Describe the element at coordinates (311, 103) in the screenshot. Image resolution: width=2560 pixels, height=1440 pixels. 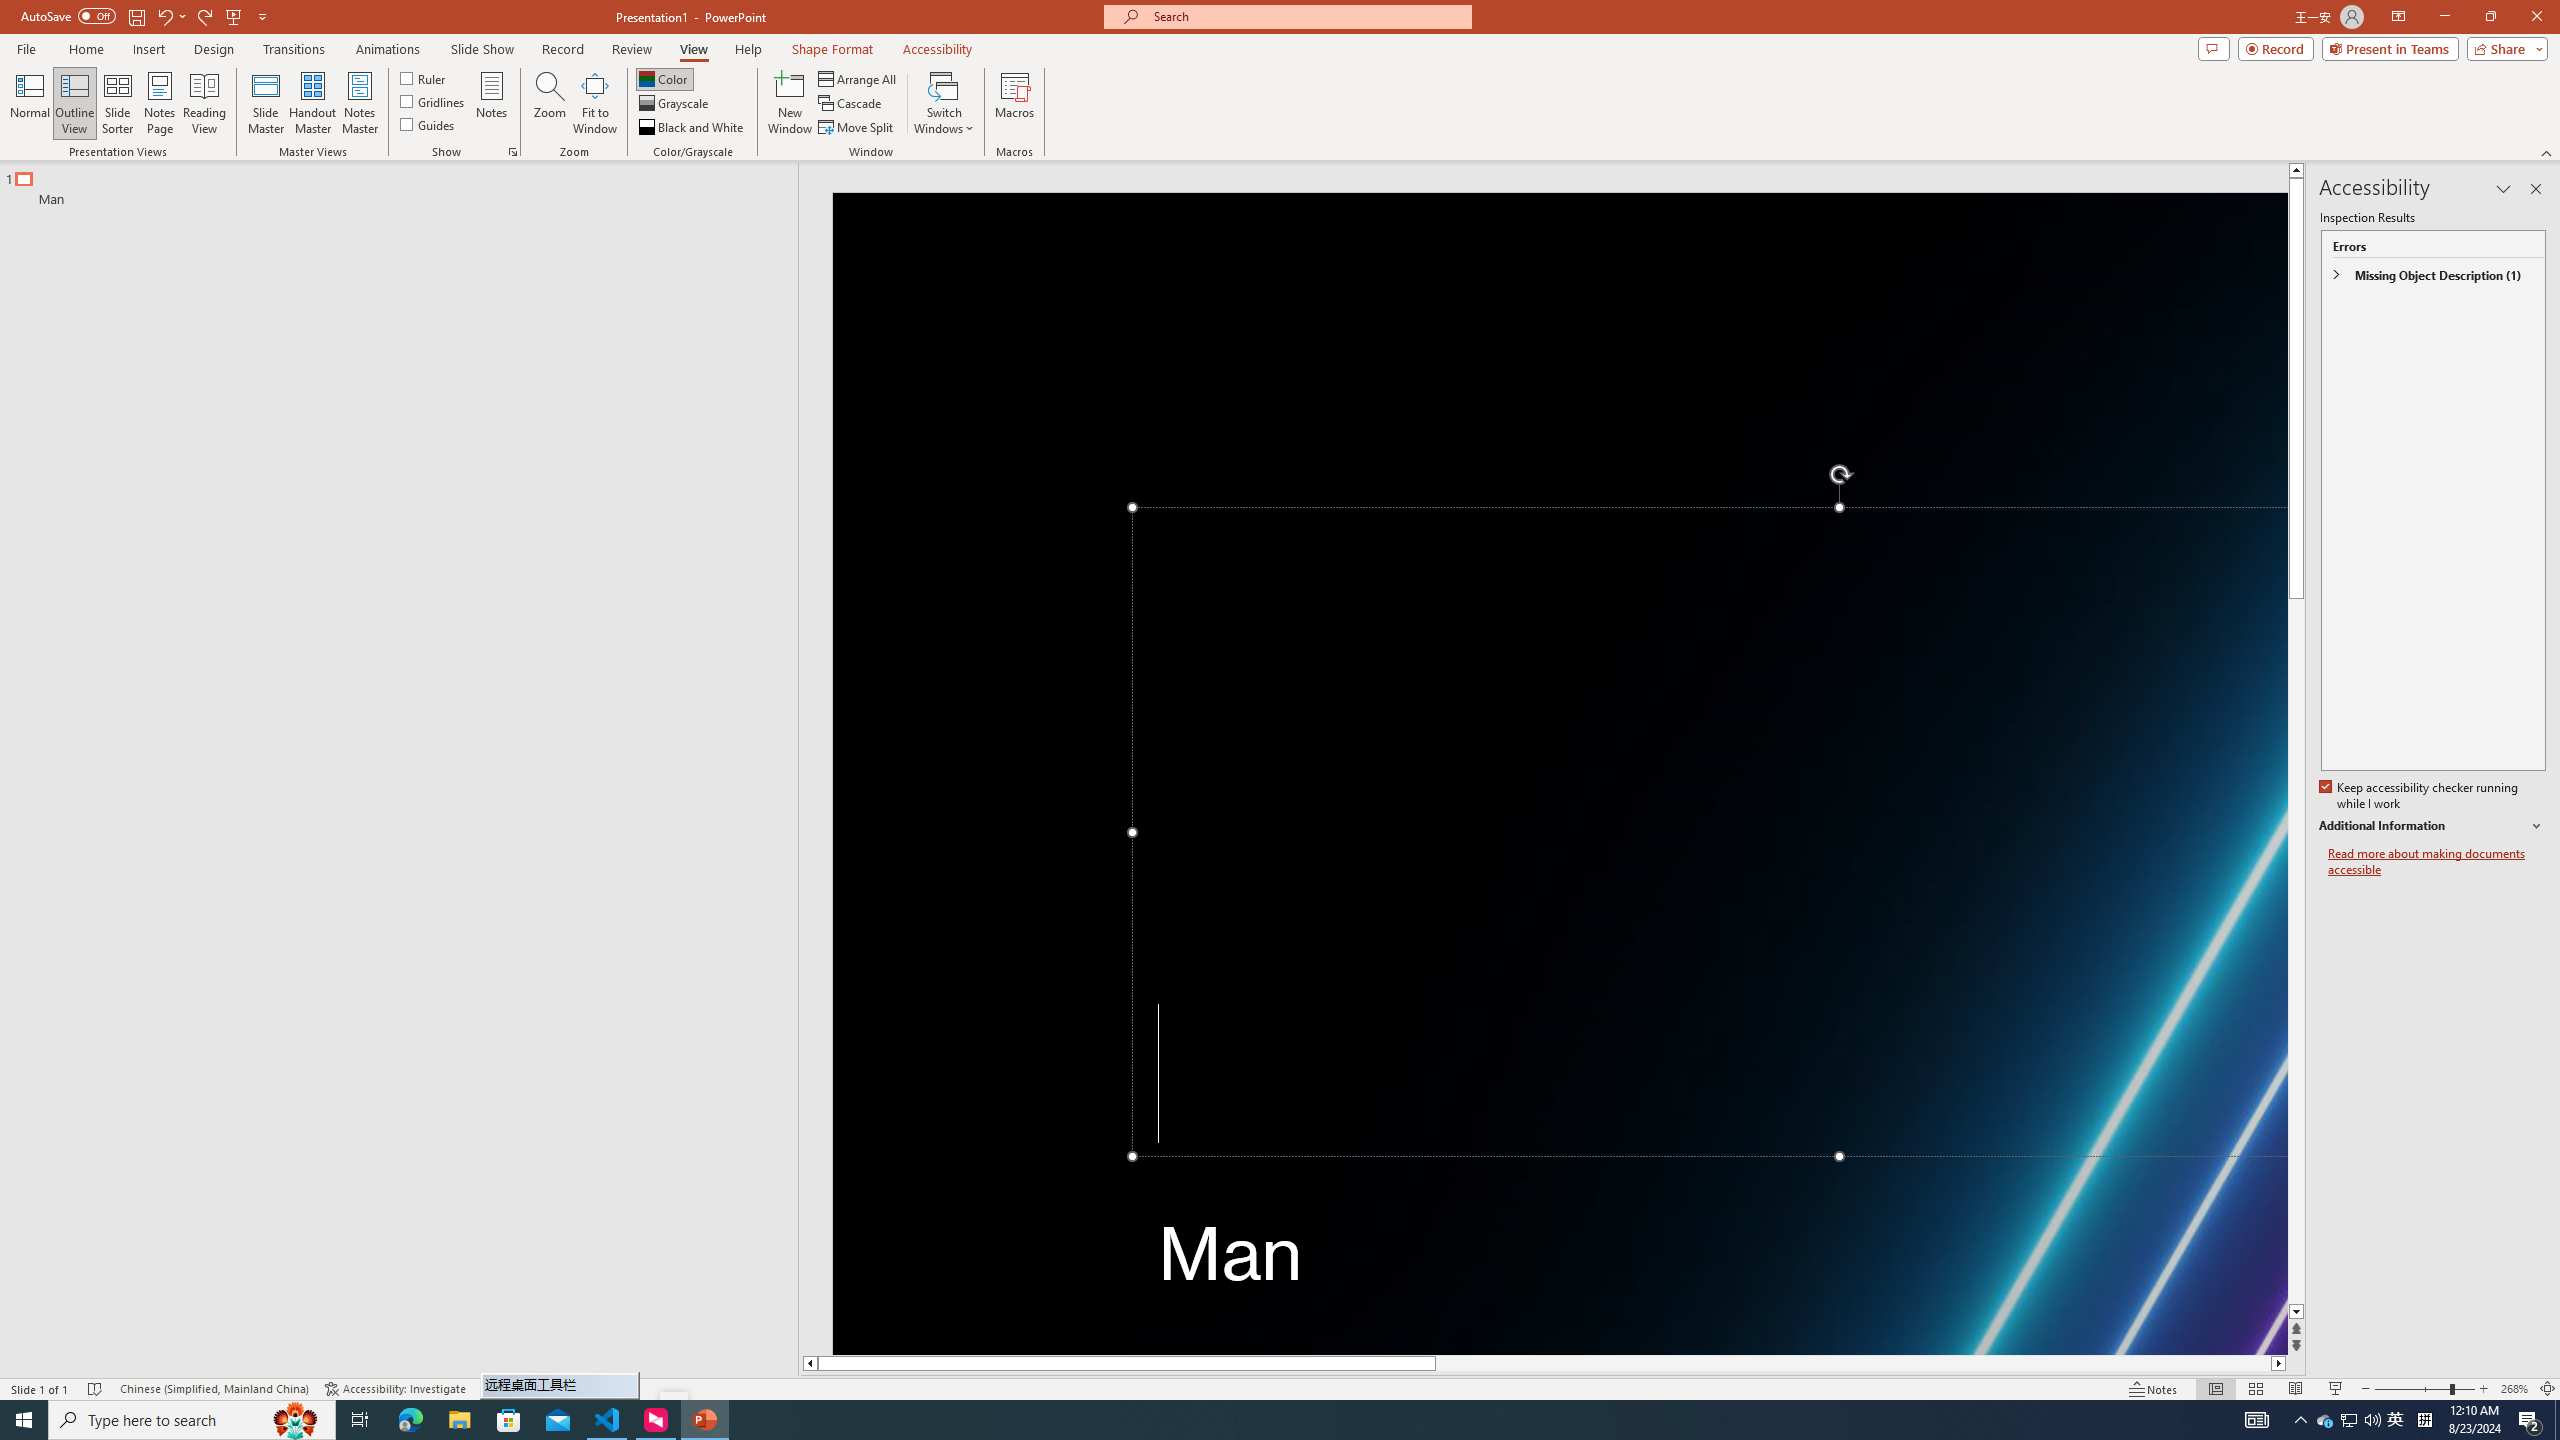
I see `'Handout Master'` at that location.